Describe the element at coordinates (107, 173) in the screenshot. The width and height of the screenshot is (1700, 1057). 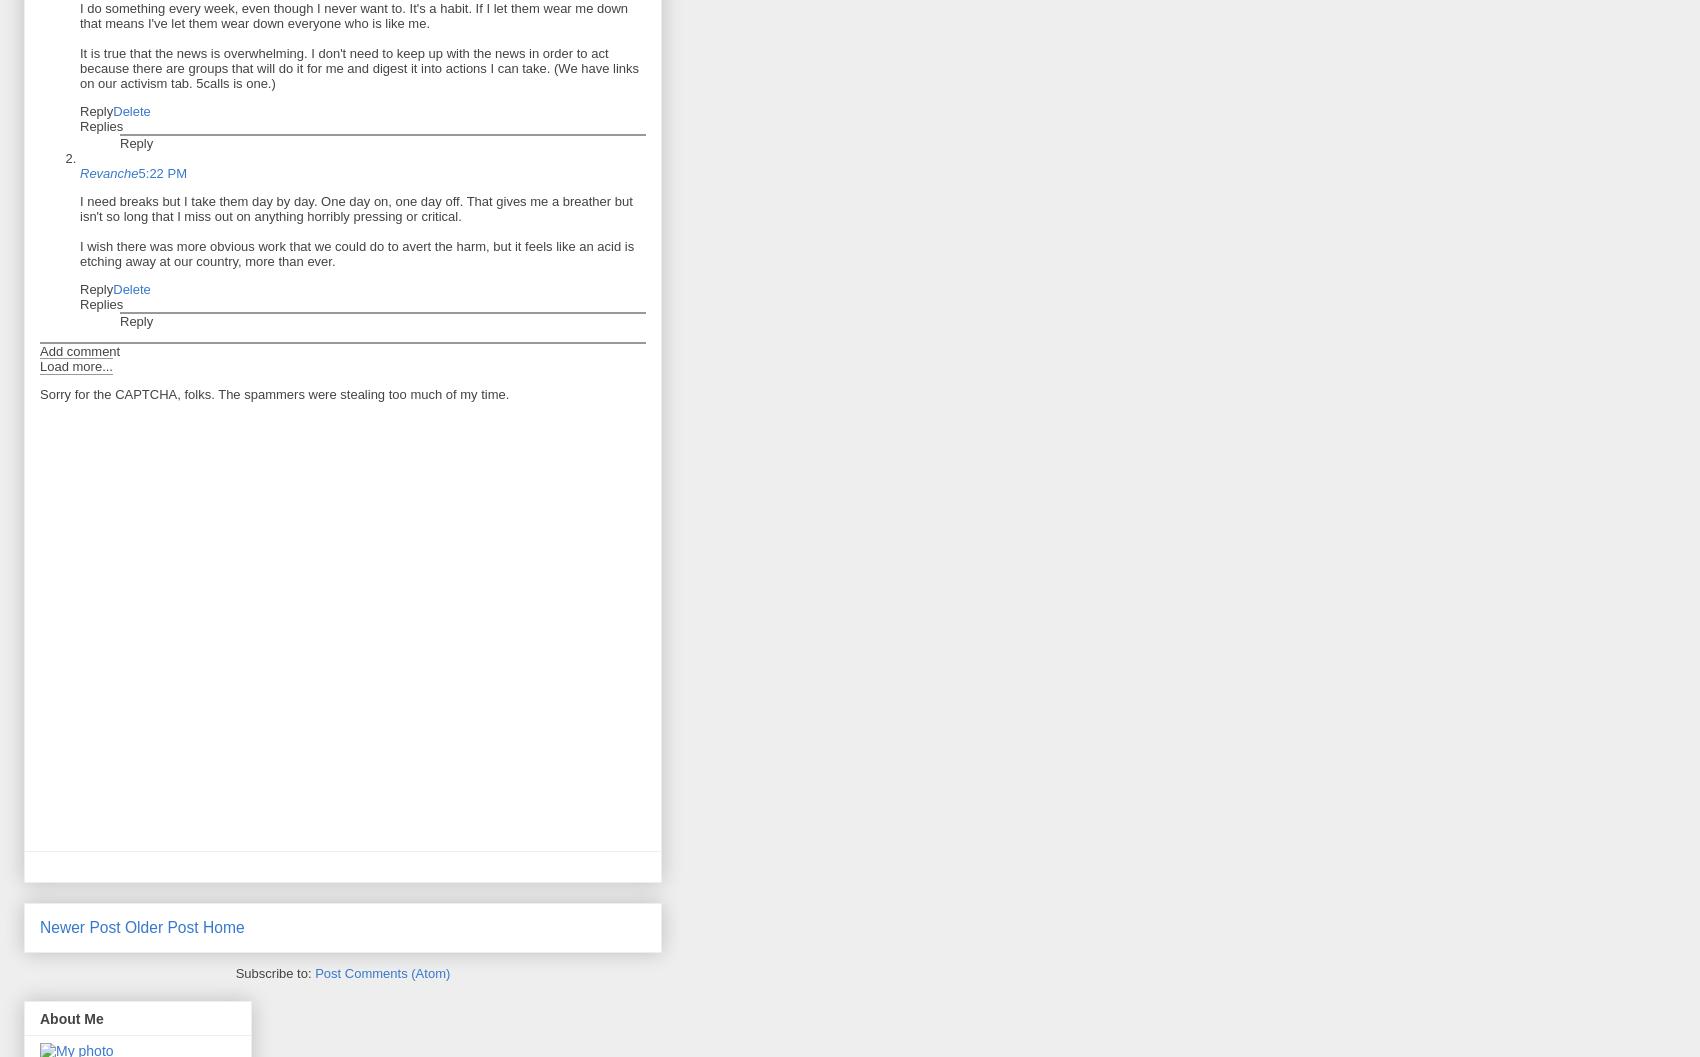
I see `'Revanche'` at that location.